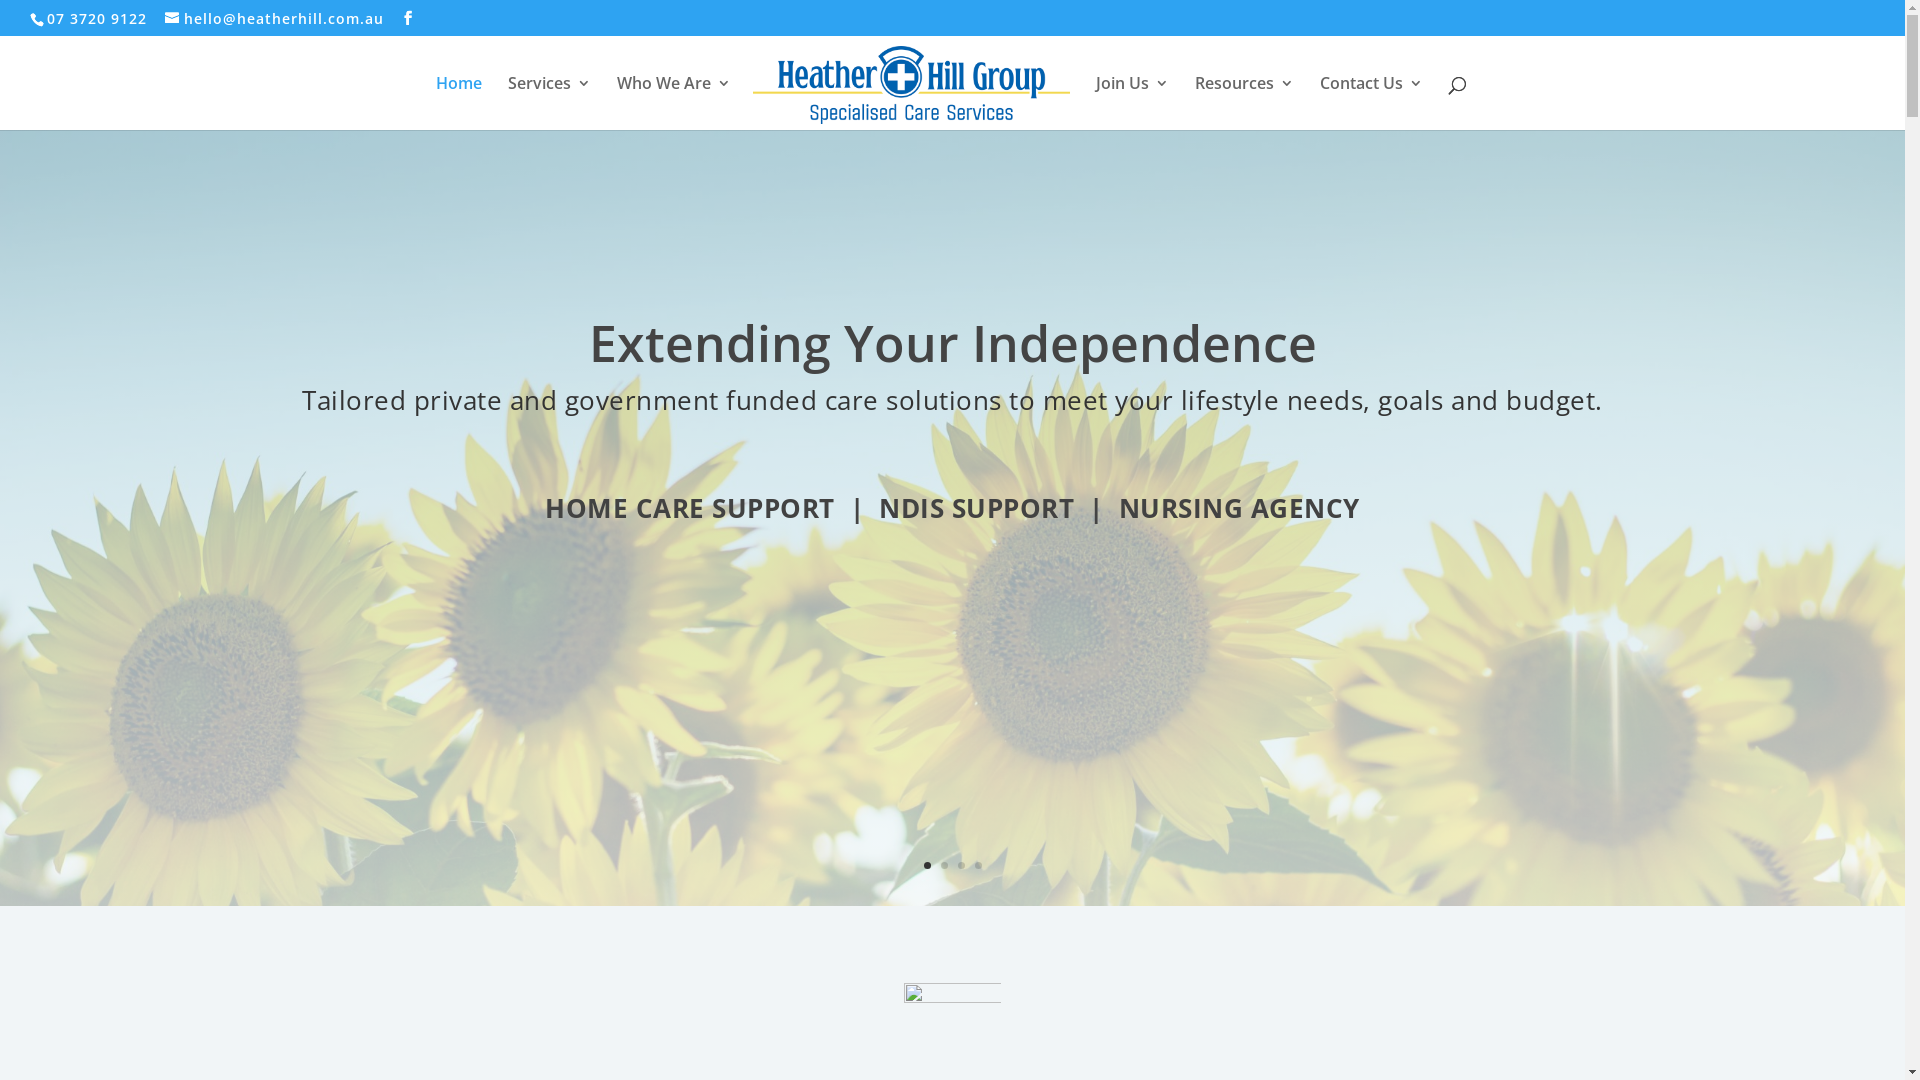 The height and width of the screenshot is (1080, 1920). Describe the element at coordinates (926, 864) in the screenshot. I see `'1'` at that location.